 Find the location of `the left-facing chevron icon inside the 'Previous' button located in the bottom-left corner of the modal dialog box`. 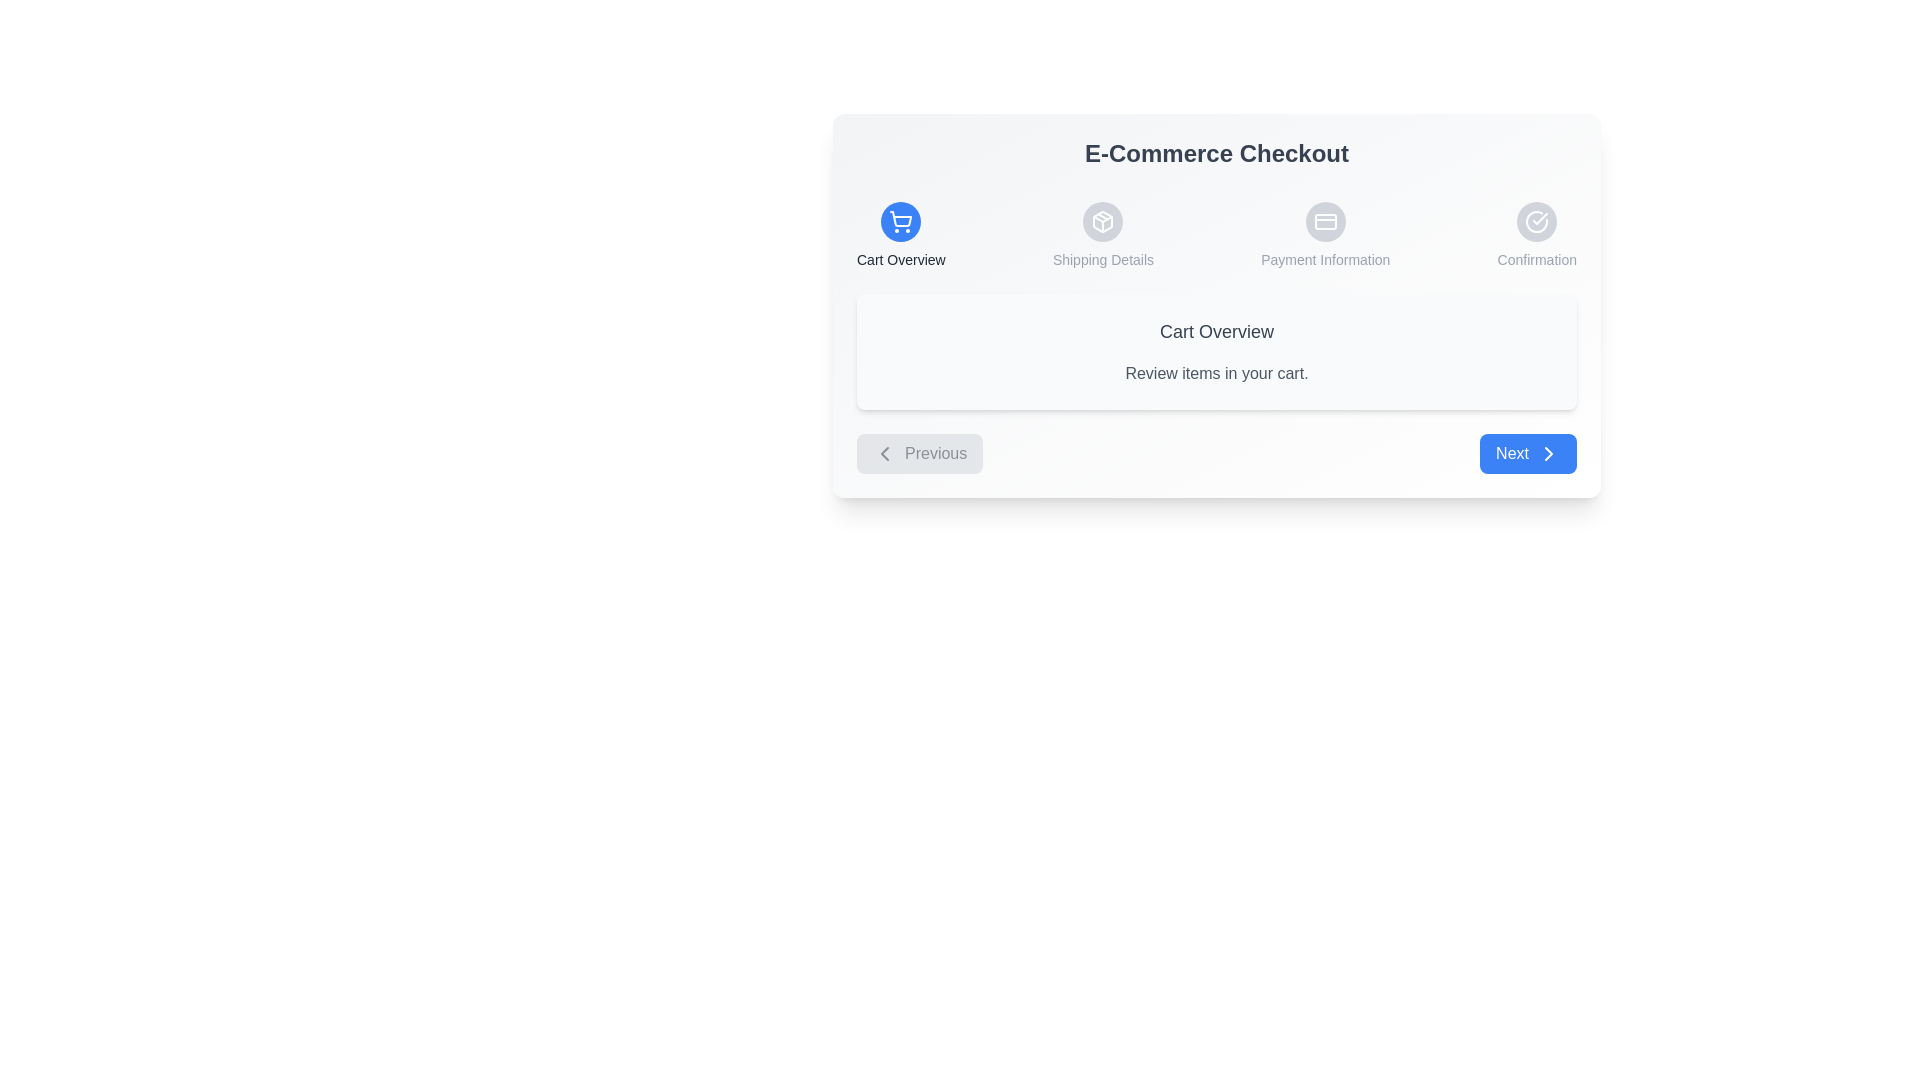

the left-facing chevron icon inside the 'Previous' button located in the bottom-left corner of the modal dialog box is located at coordinates (883, 454).